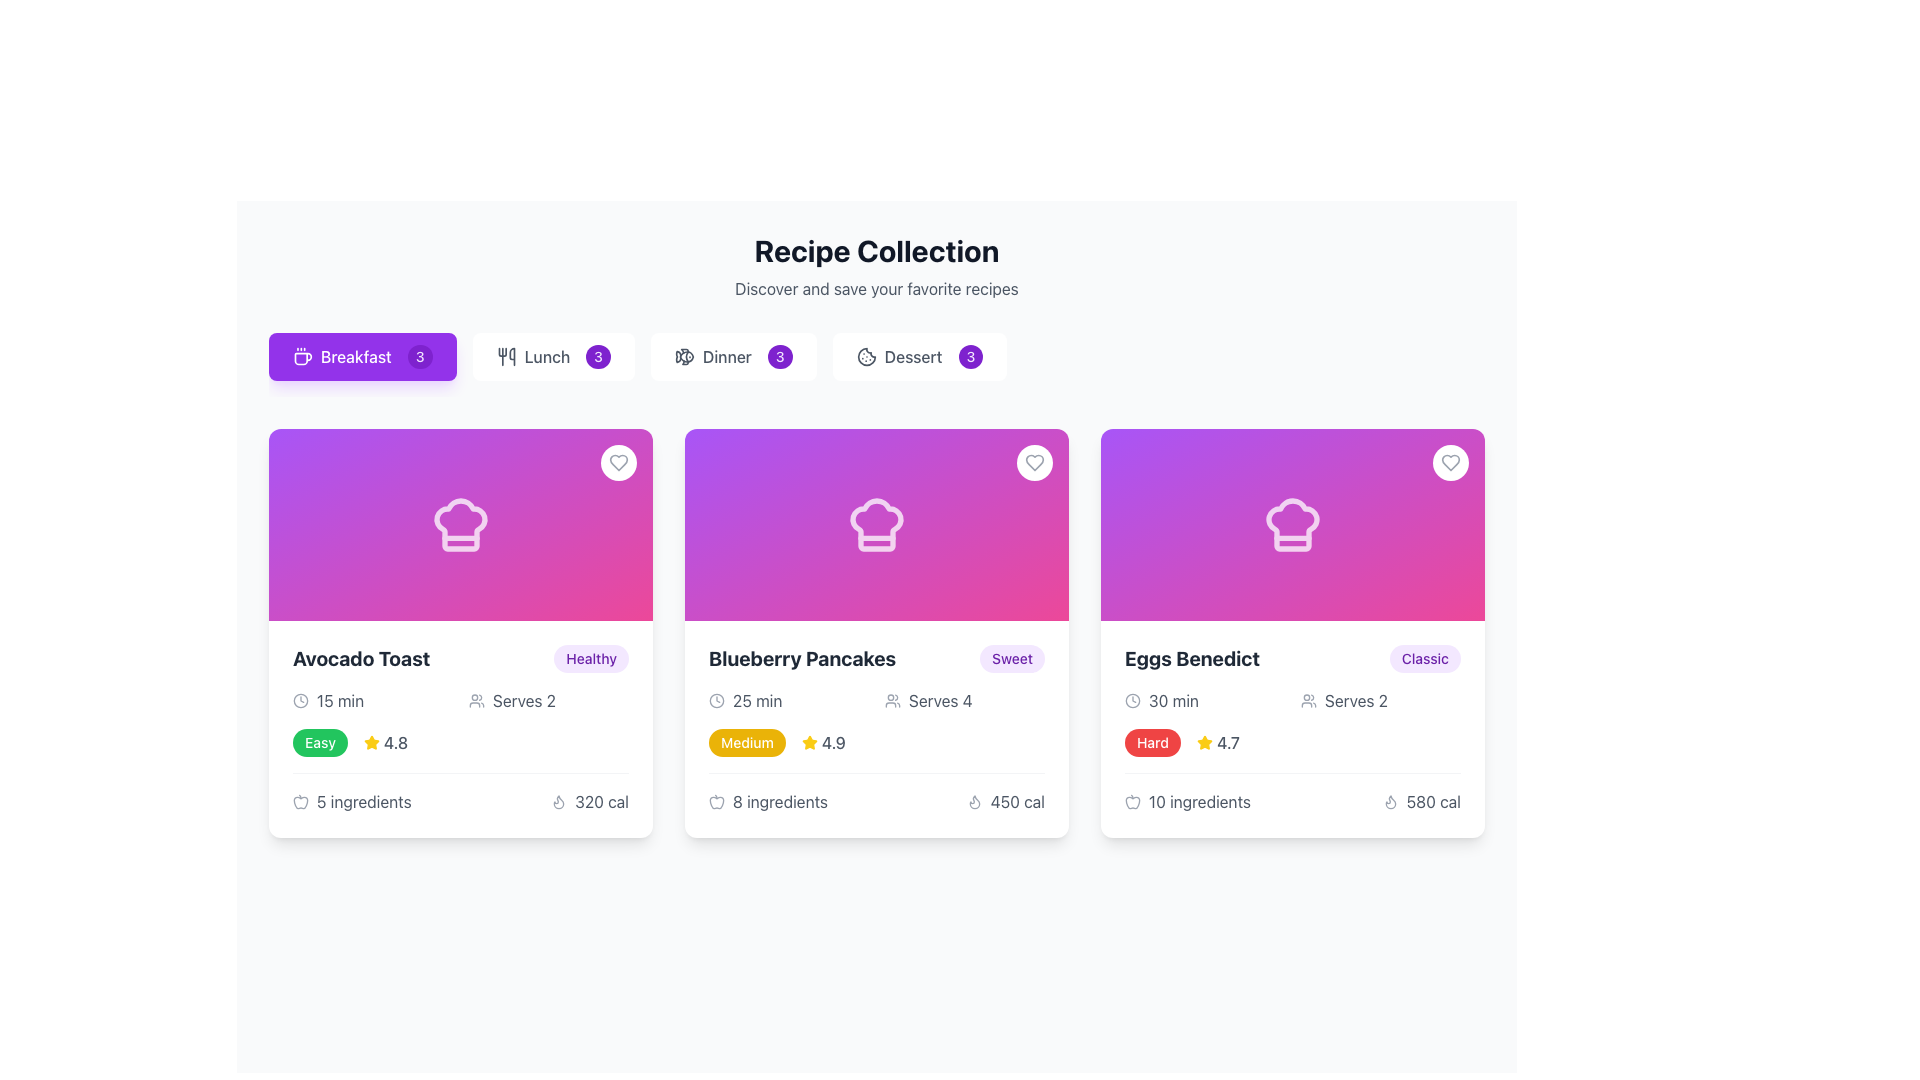 Image resolution: width=1920 pixels, height=1080 pixels. Describe the element at coordinates (1356, 700) in the screenshot. I see `the static text label indicating the number of servings for the 'Eggs Benedict' recipe, located to the right of the servings icon at the bottom of the card` at that location.